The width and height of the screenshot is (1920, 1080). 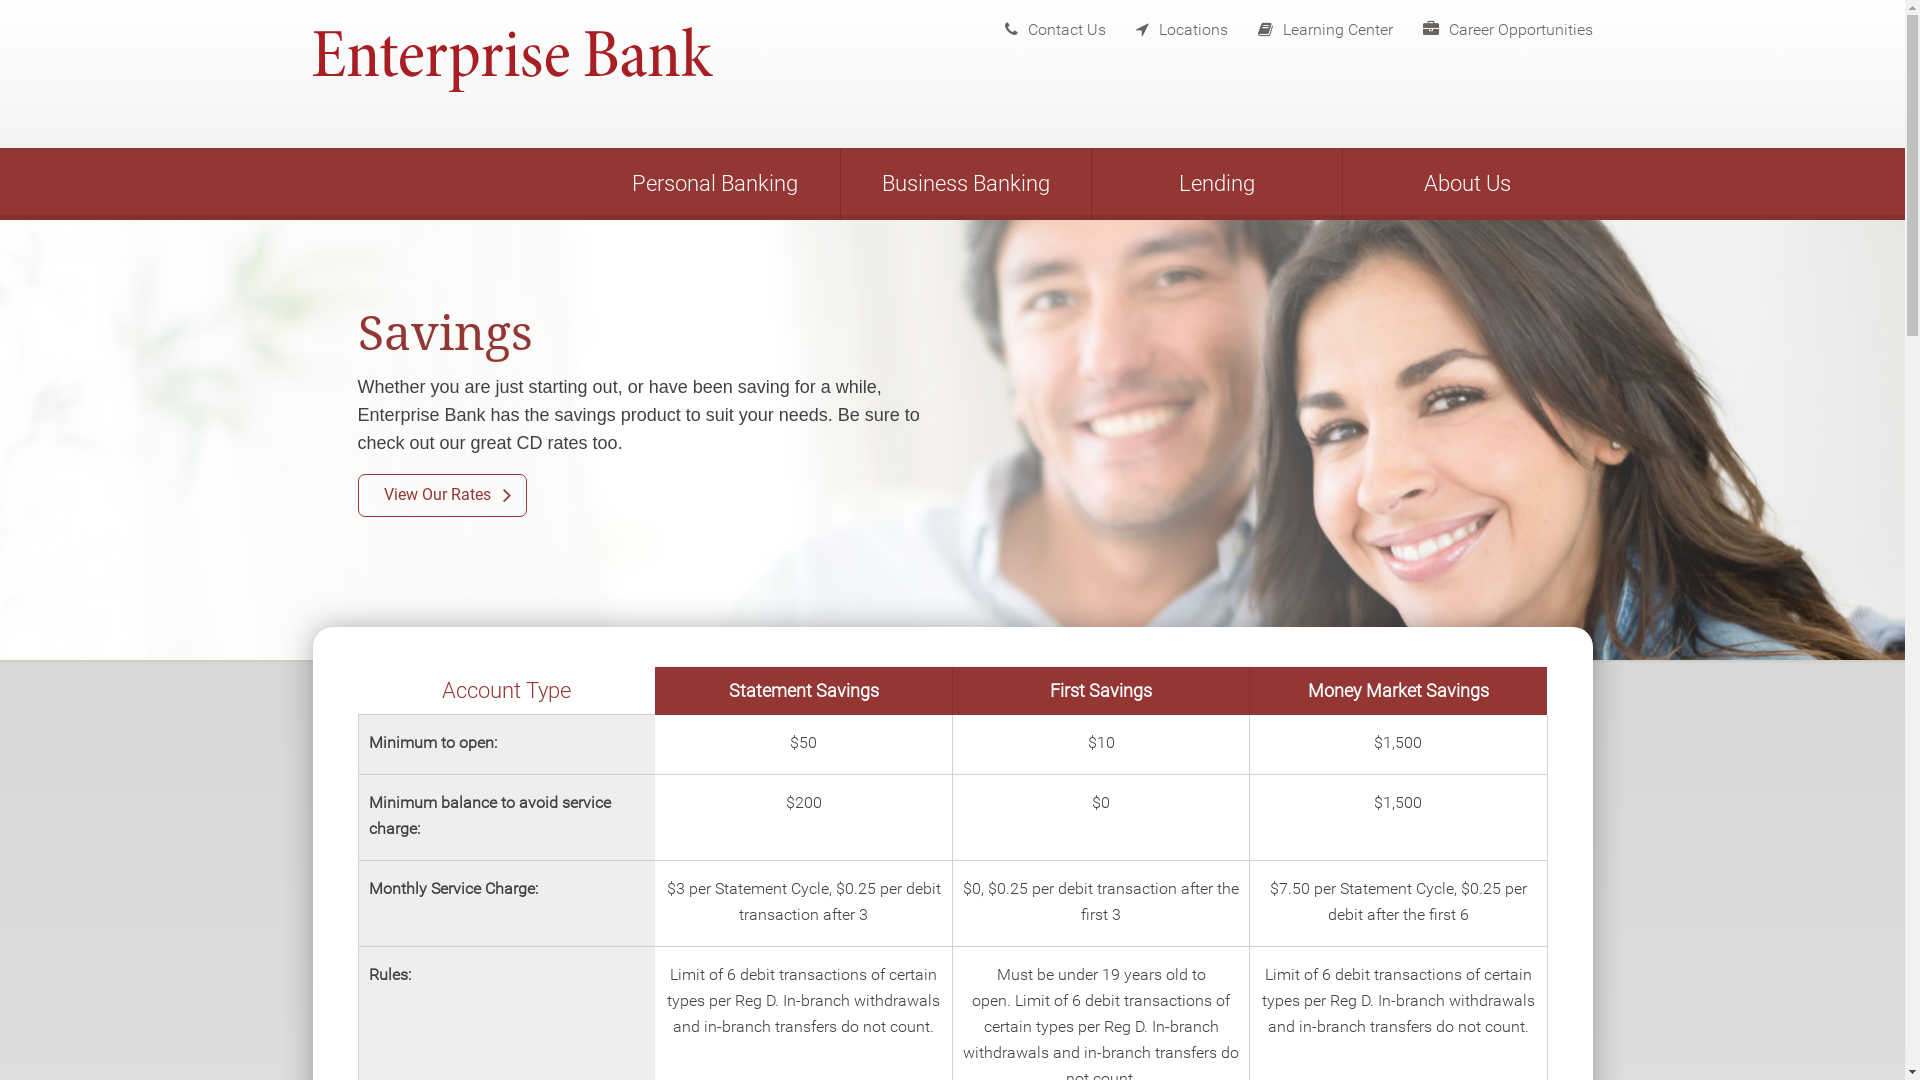 I want to click on 'Locations', so click(x=1104, y=24).